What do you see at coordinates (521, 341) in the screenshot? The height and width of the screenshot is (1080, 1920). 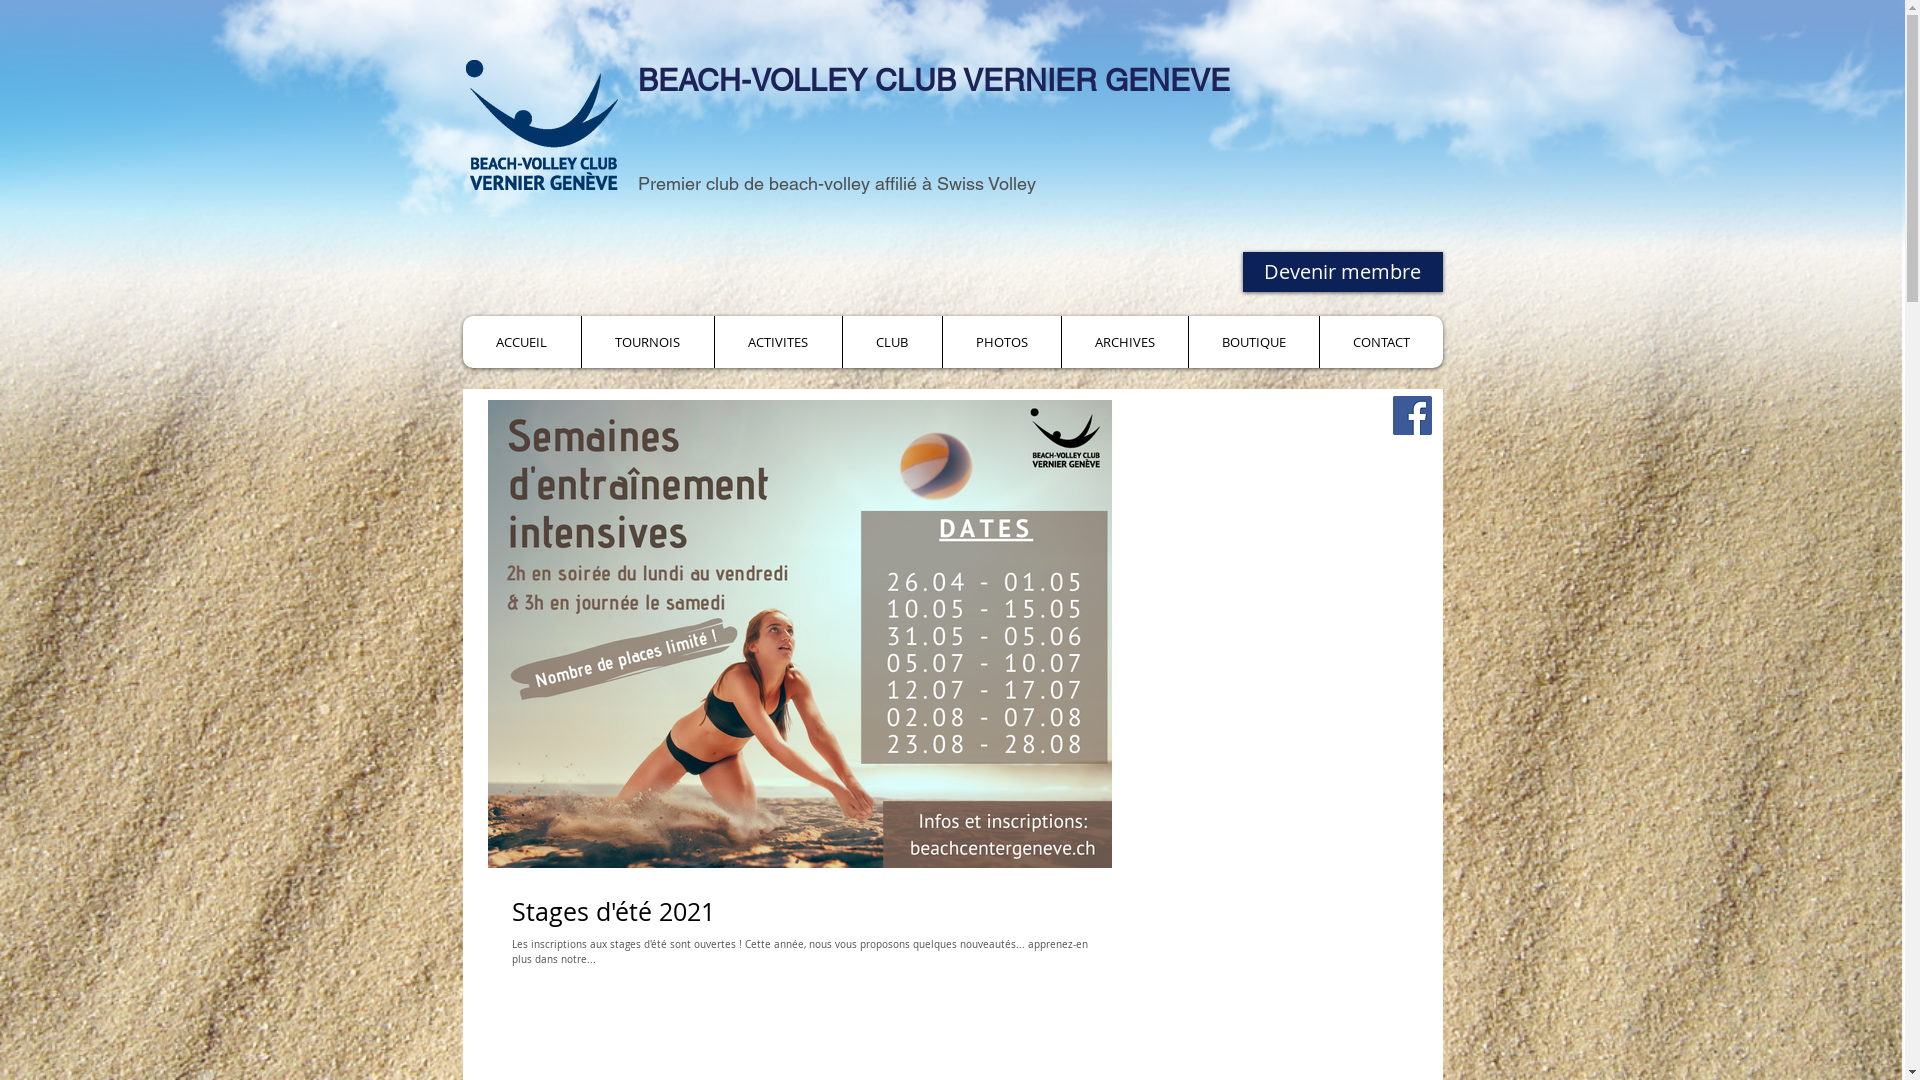 I see `'ACCUEIL'` at bounding box center [521, 341].